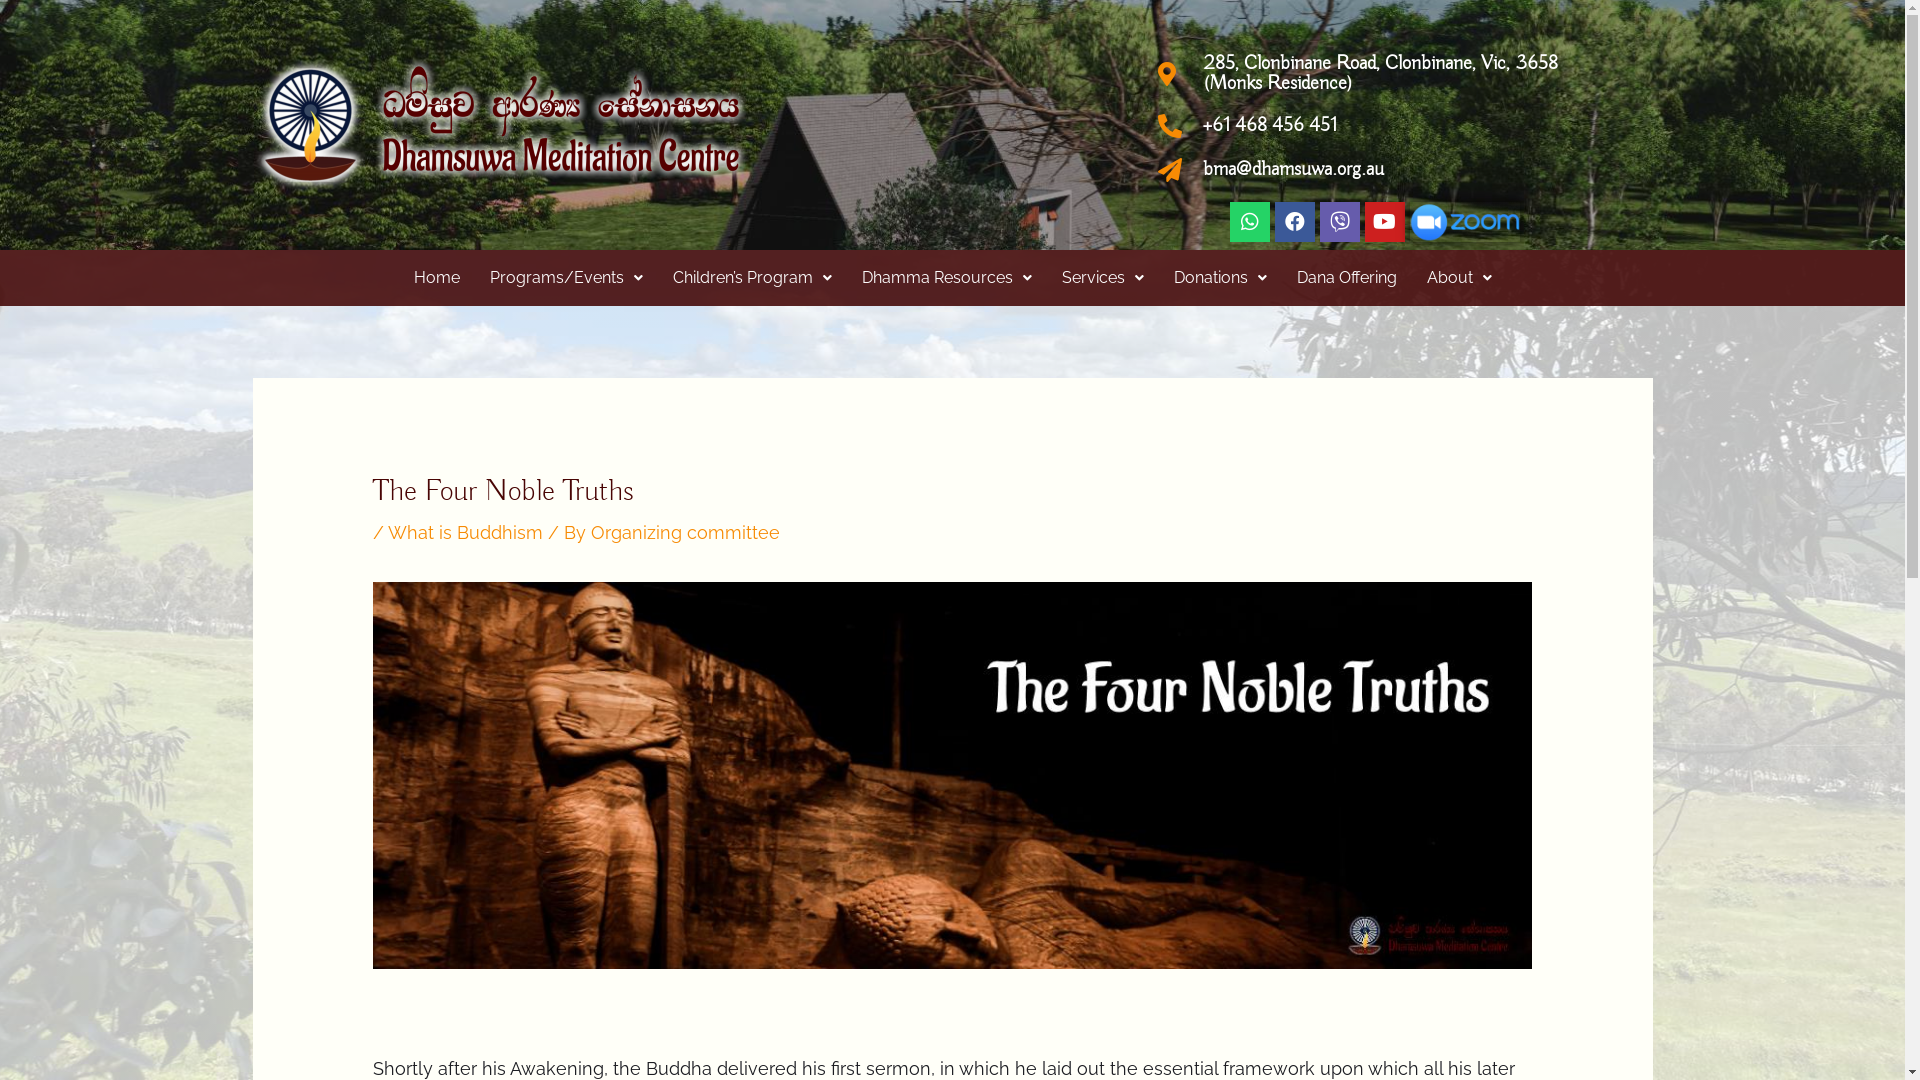 This screenshot has width=1920, height=1080. I want to click on 'Donations', so click(1157, 277).